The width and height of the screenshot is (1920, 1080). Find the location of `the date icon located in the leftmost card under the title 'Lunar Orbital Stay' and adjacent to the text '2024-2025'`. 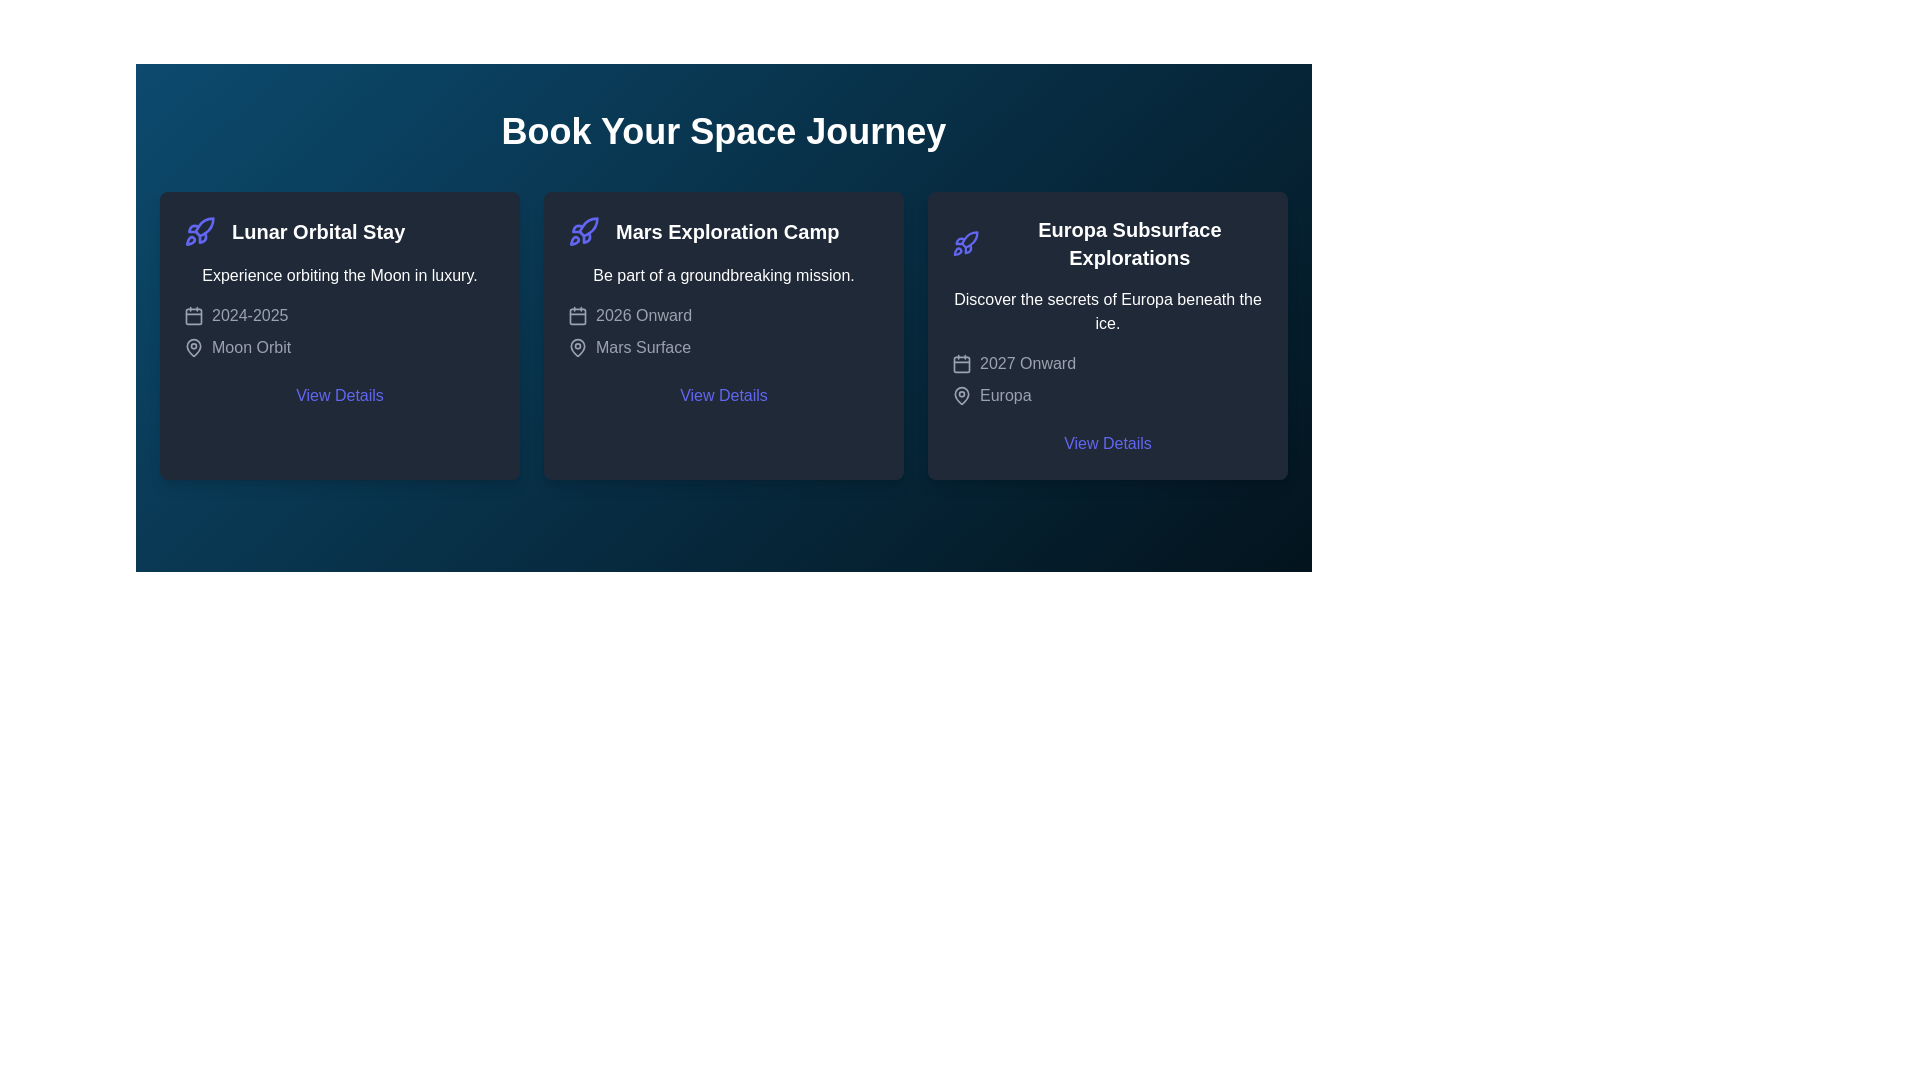

the date icon located in the leftmost card under the title 'Lunar Orbital Stay' and adjacent to the text '2024-2025' is located at coordinates (193, 315).